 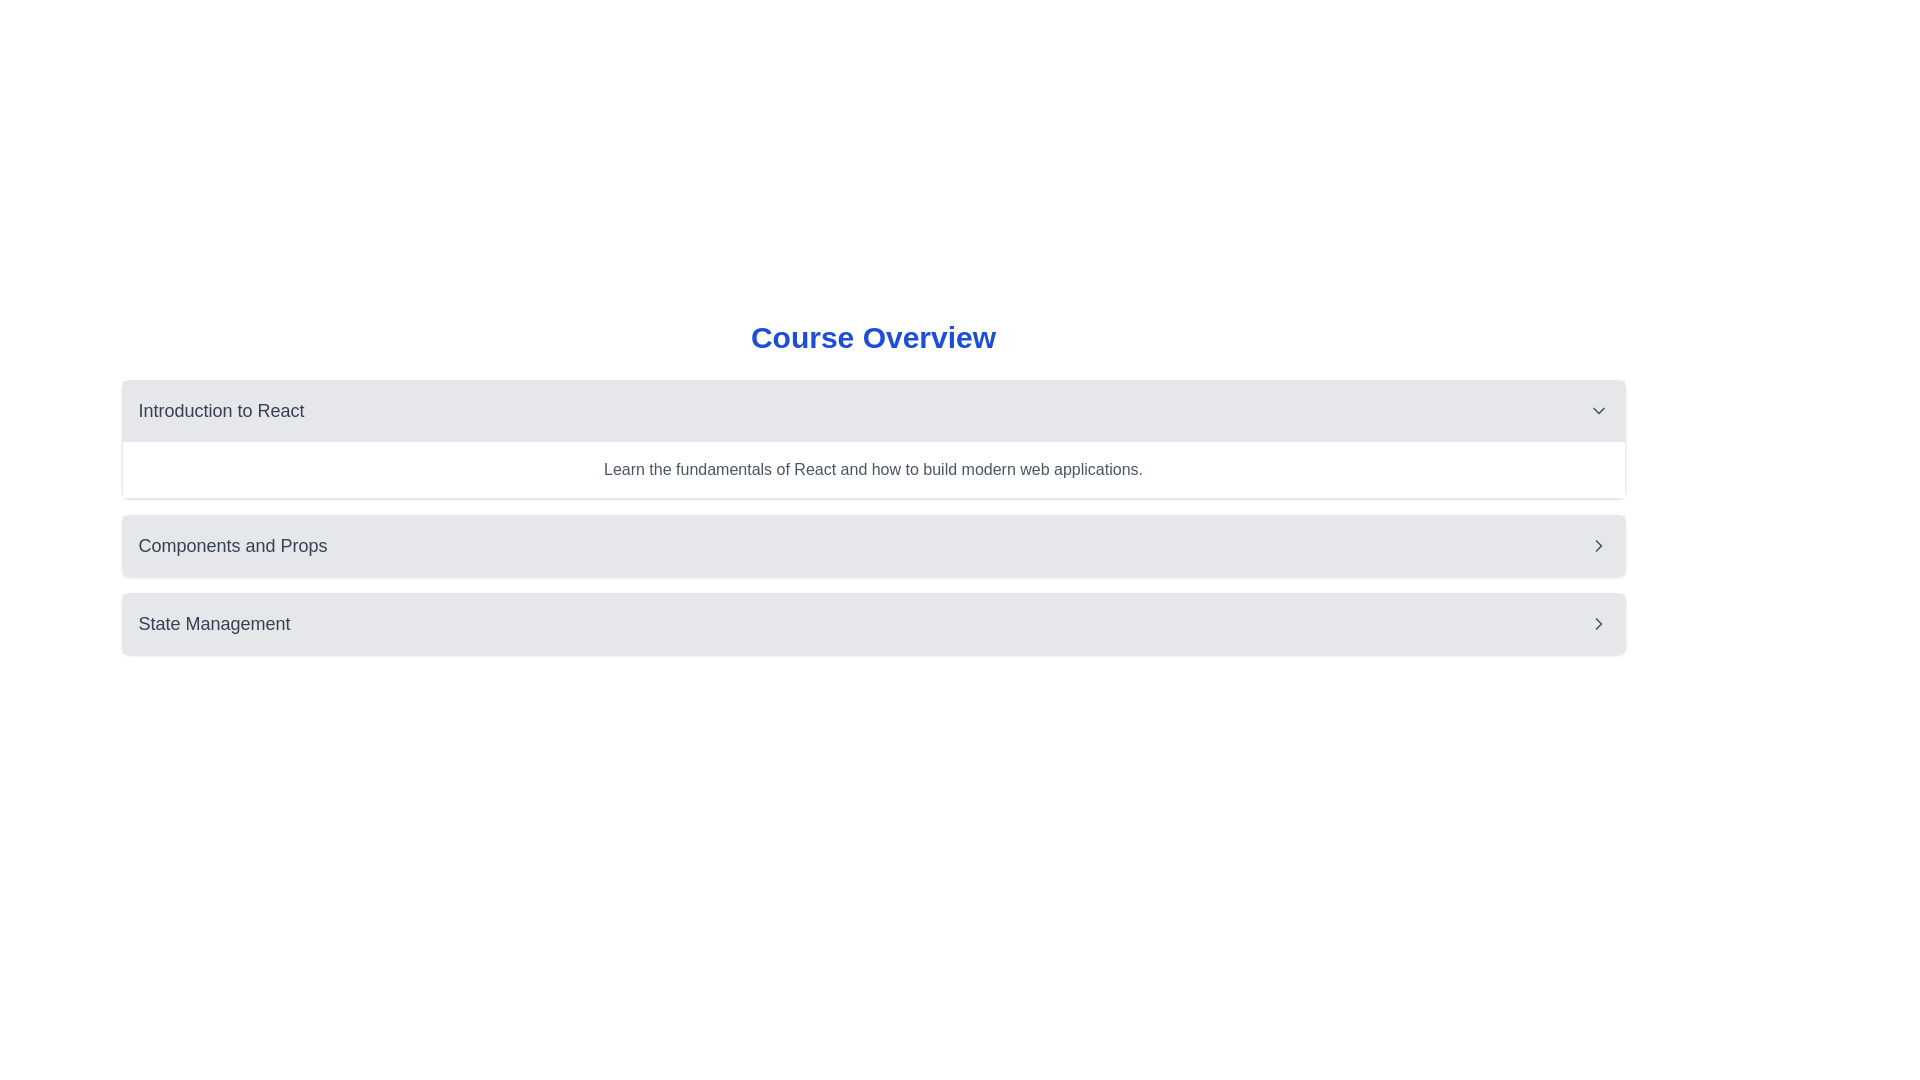 I want to click on the right-pointing chevron icon, so click(x=1597, y=546).